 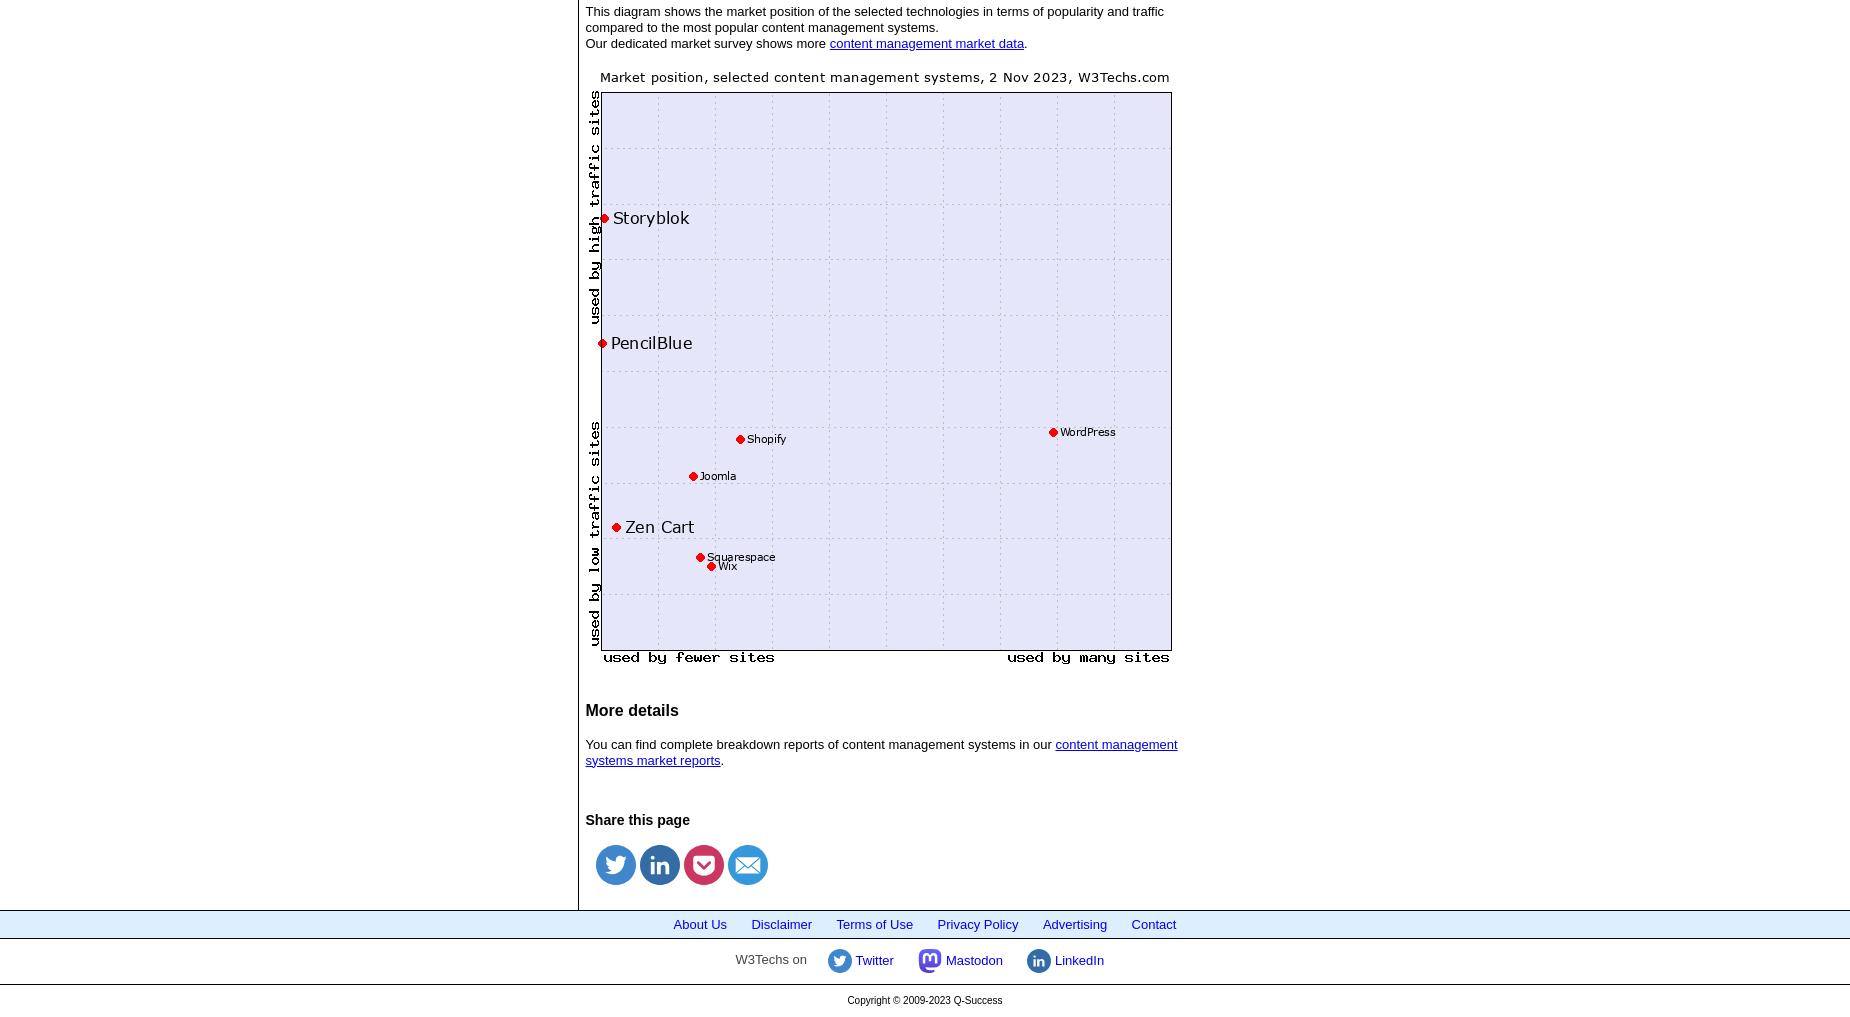 I want to click on 'Mastodon', so click(x=970, y=958).